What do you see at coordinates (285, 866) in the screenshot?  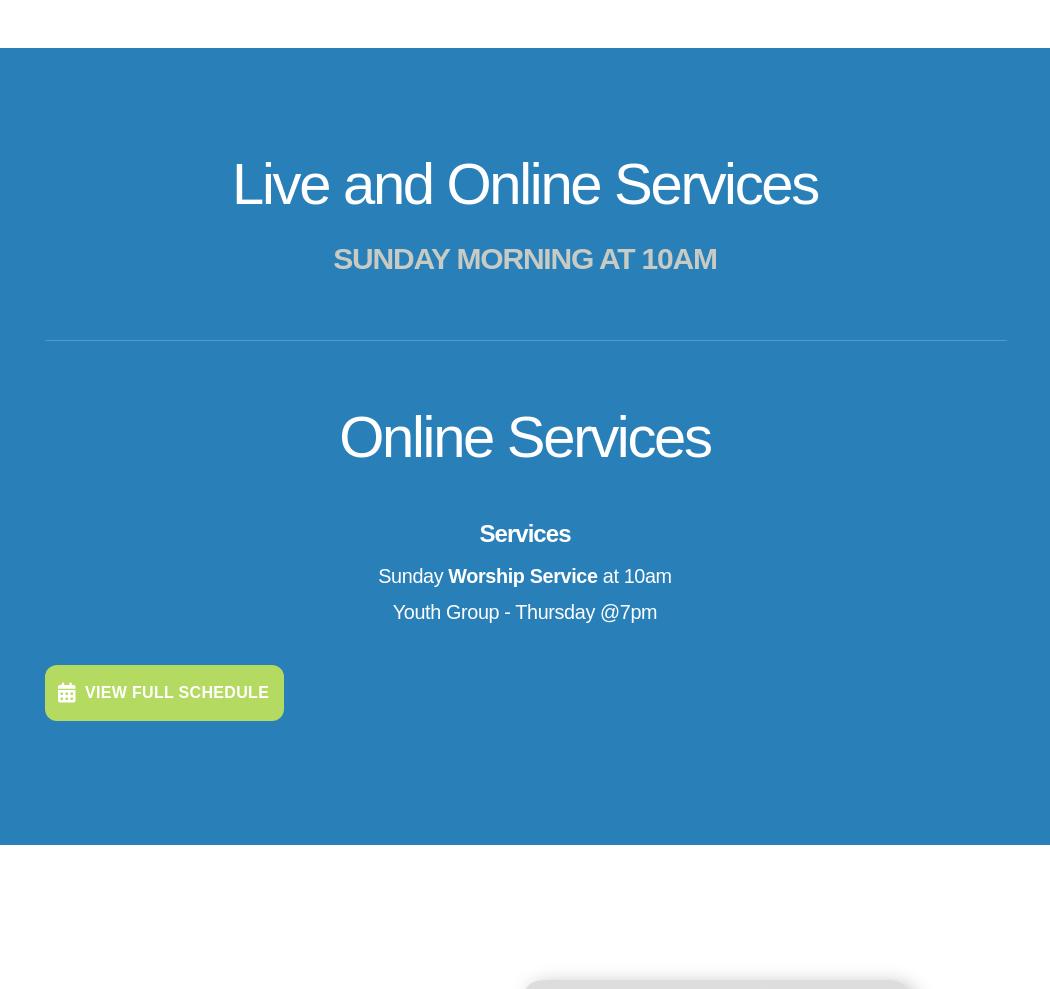 I see `'Online:'` at bounding box center [285, 866].